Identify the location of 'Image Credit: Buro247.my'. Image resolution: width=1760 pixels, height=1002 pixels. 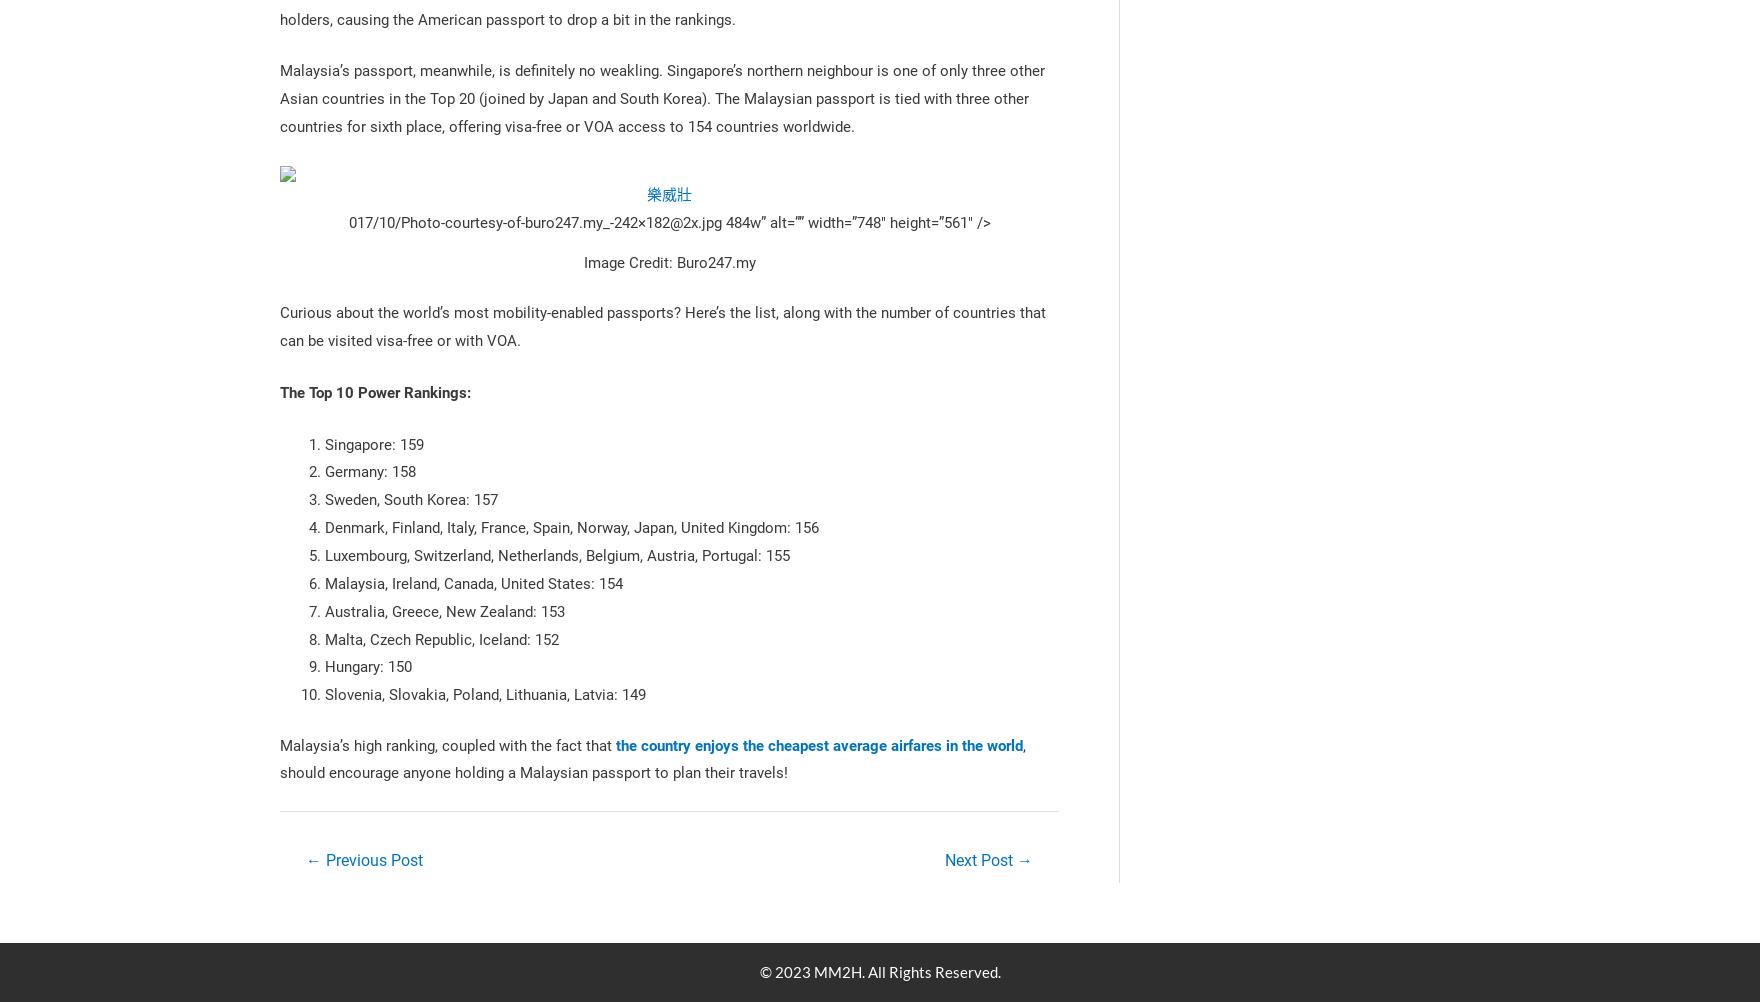
(667, 261).